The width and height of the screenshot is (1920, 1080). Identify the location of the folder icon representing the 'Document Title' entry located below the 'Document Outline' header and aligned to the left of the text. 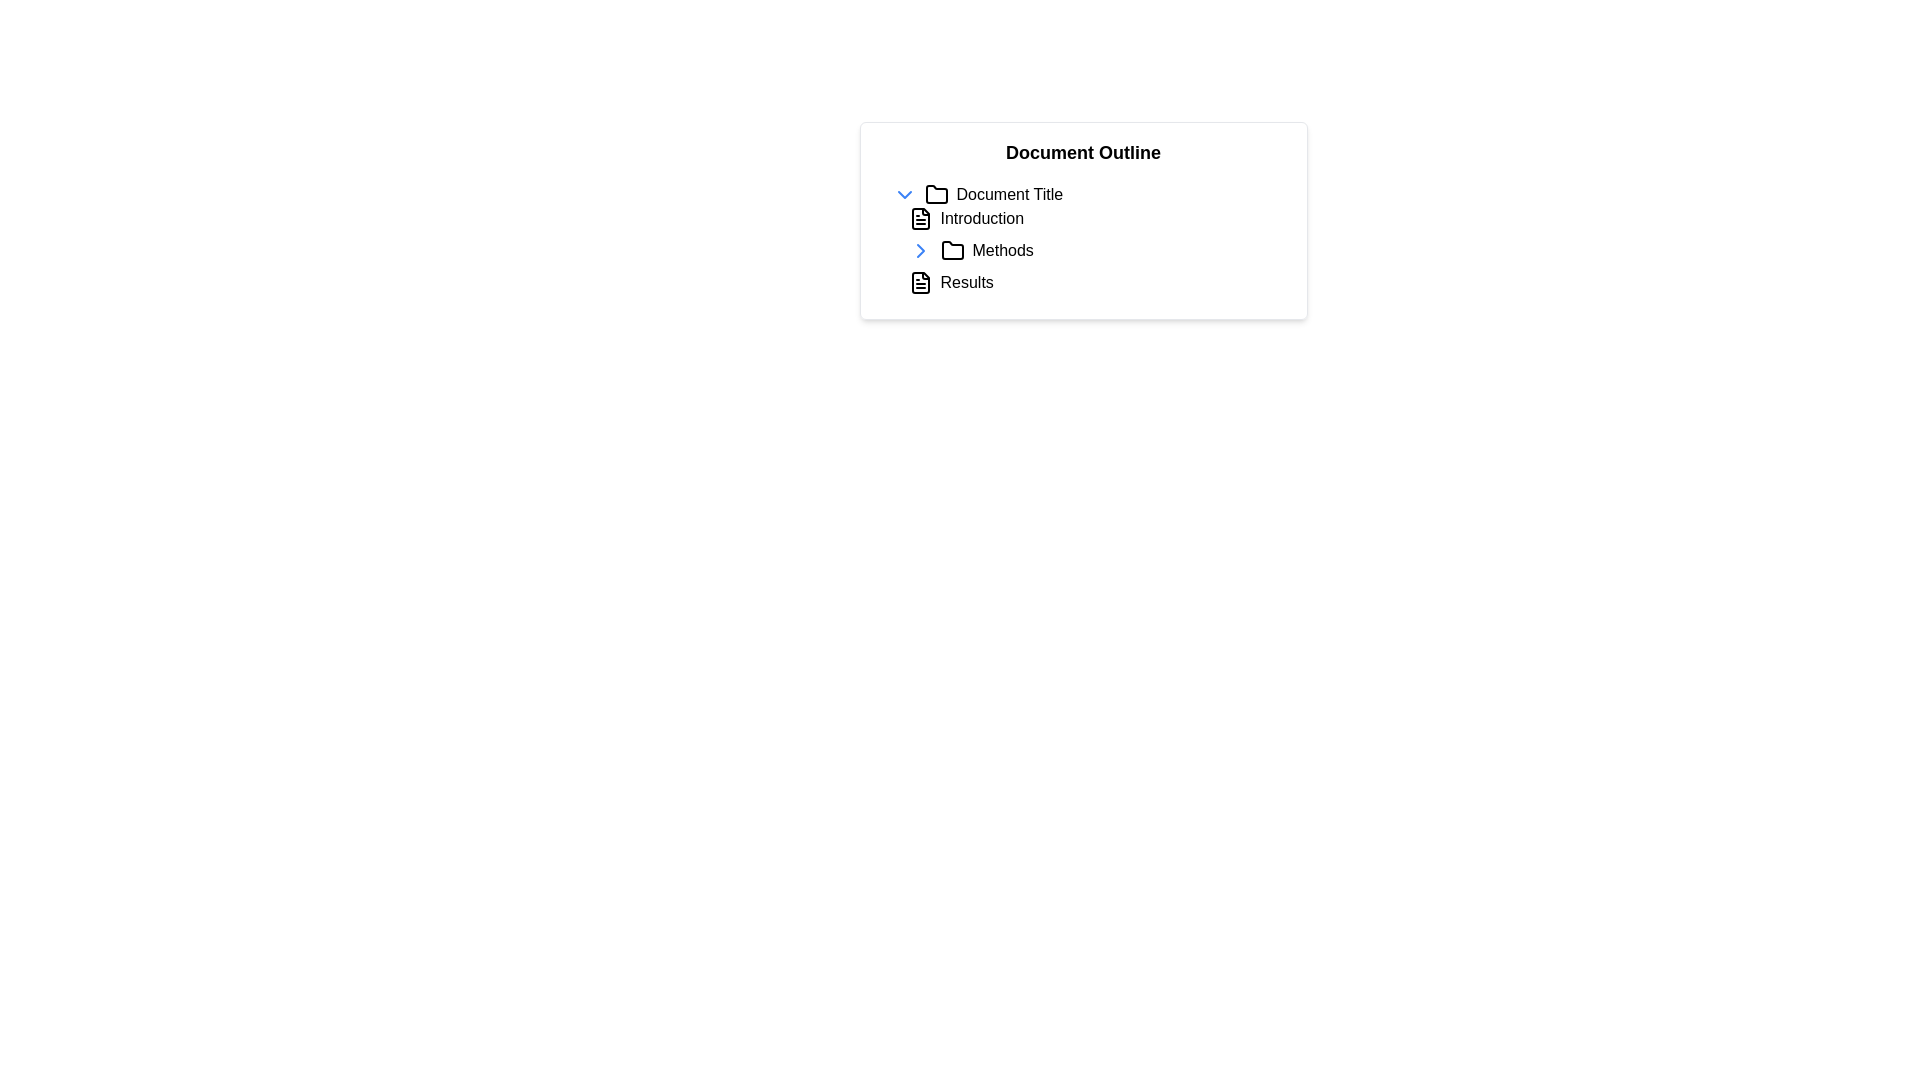
(935, 194).